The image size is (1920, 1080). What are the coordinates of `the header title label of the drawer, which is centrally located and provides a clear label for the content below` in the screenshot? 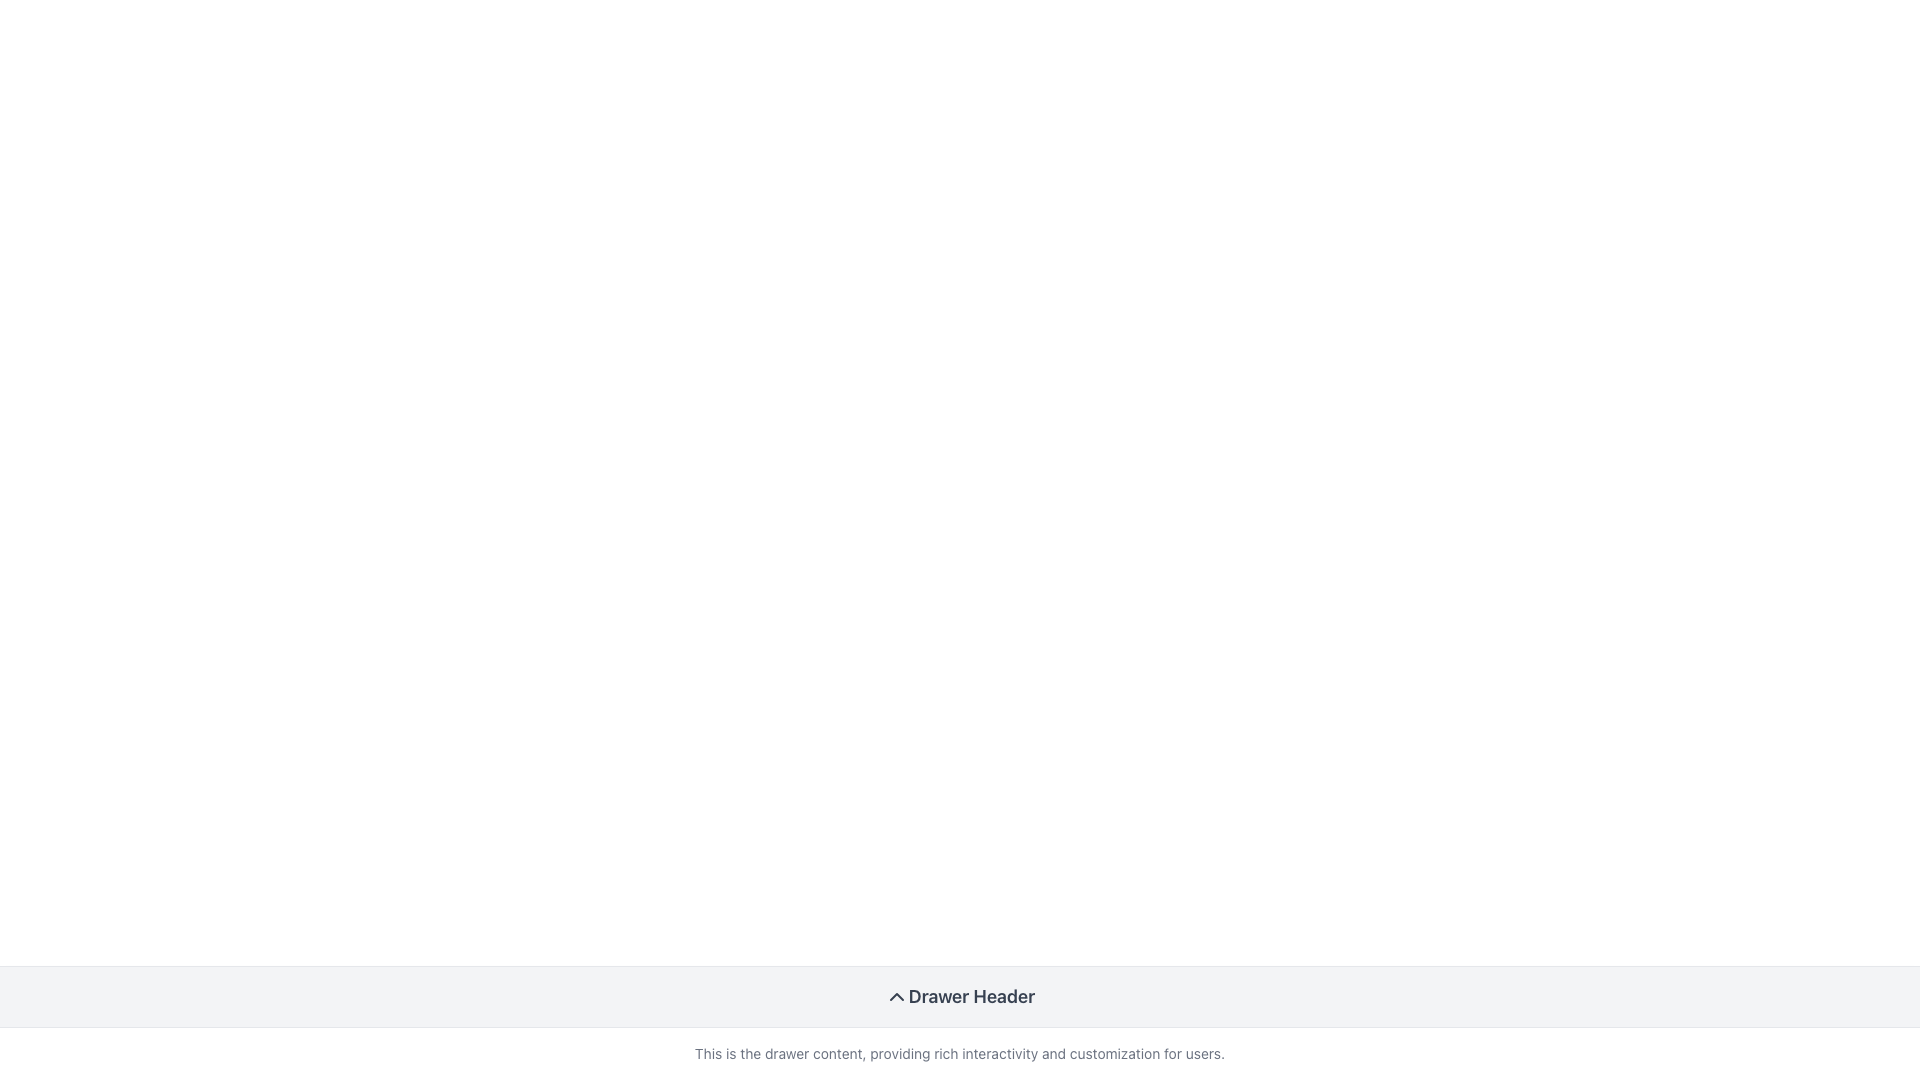 It's located at (971, 996).